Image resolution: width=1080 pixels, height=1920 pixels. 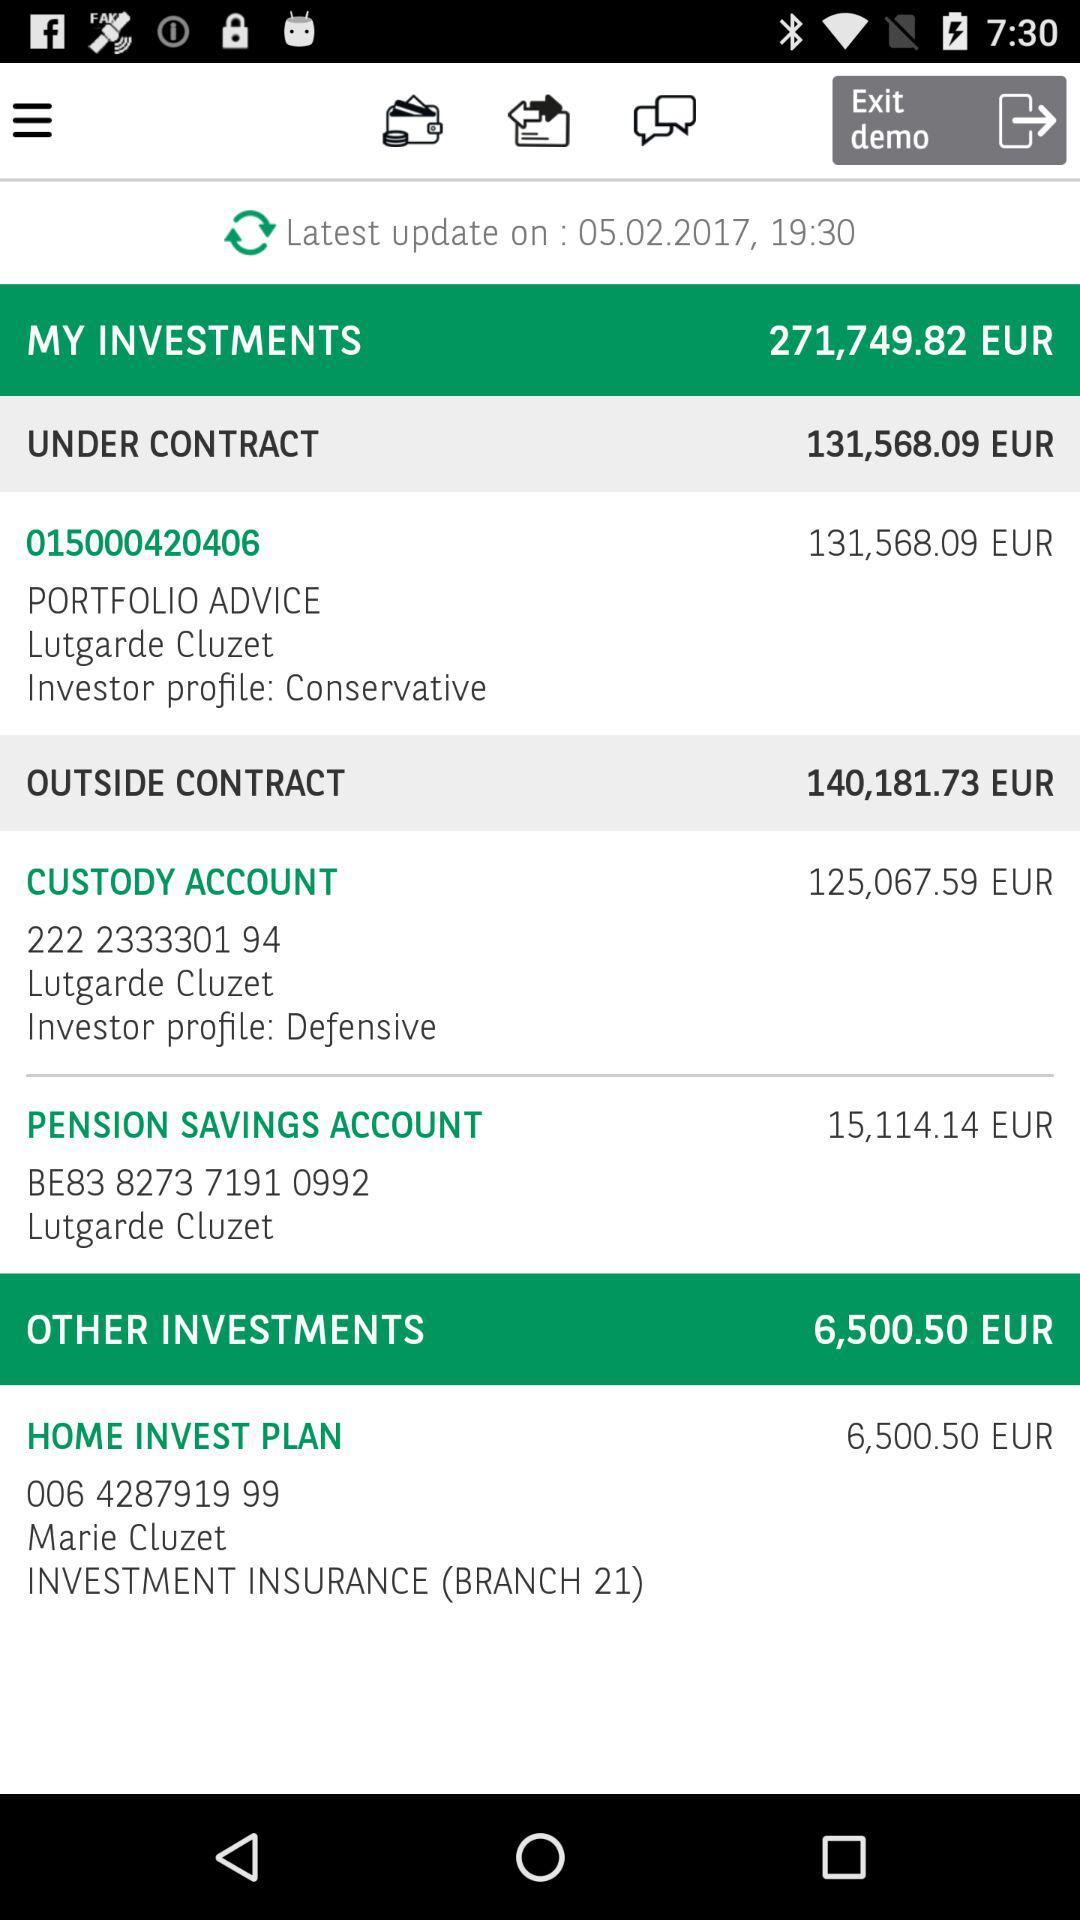 I want to click on the item above the portfolio advice icon, so click(x=403, y=543).